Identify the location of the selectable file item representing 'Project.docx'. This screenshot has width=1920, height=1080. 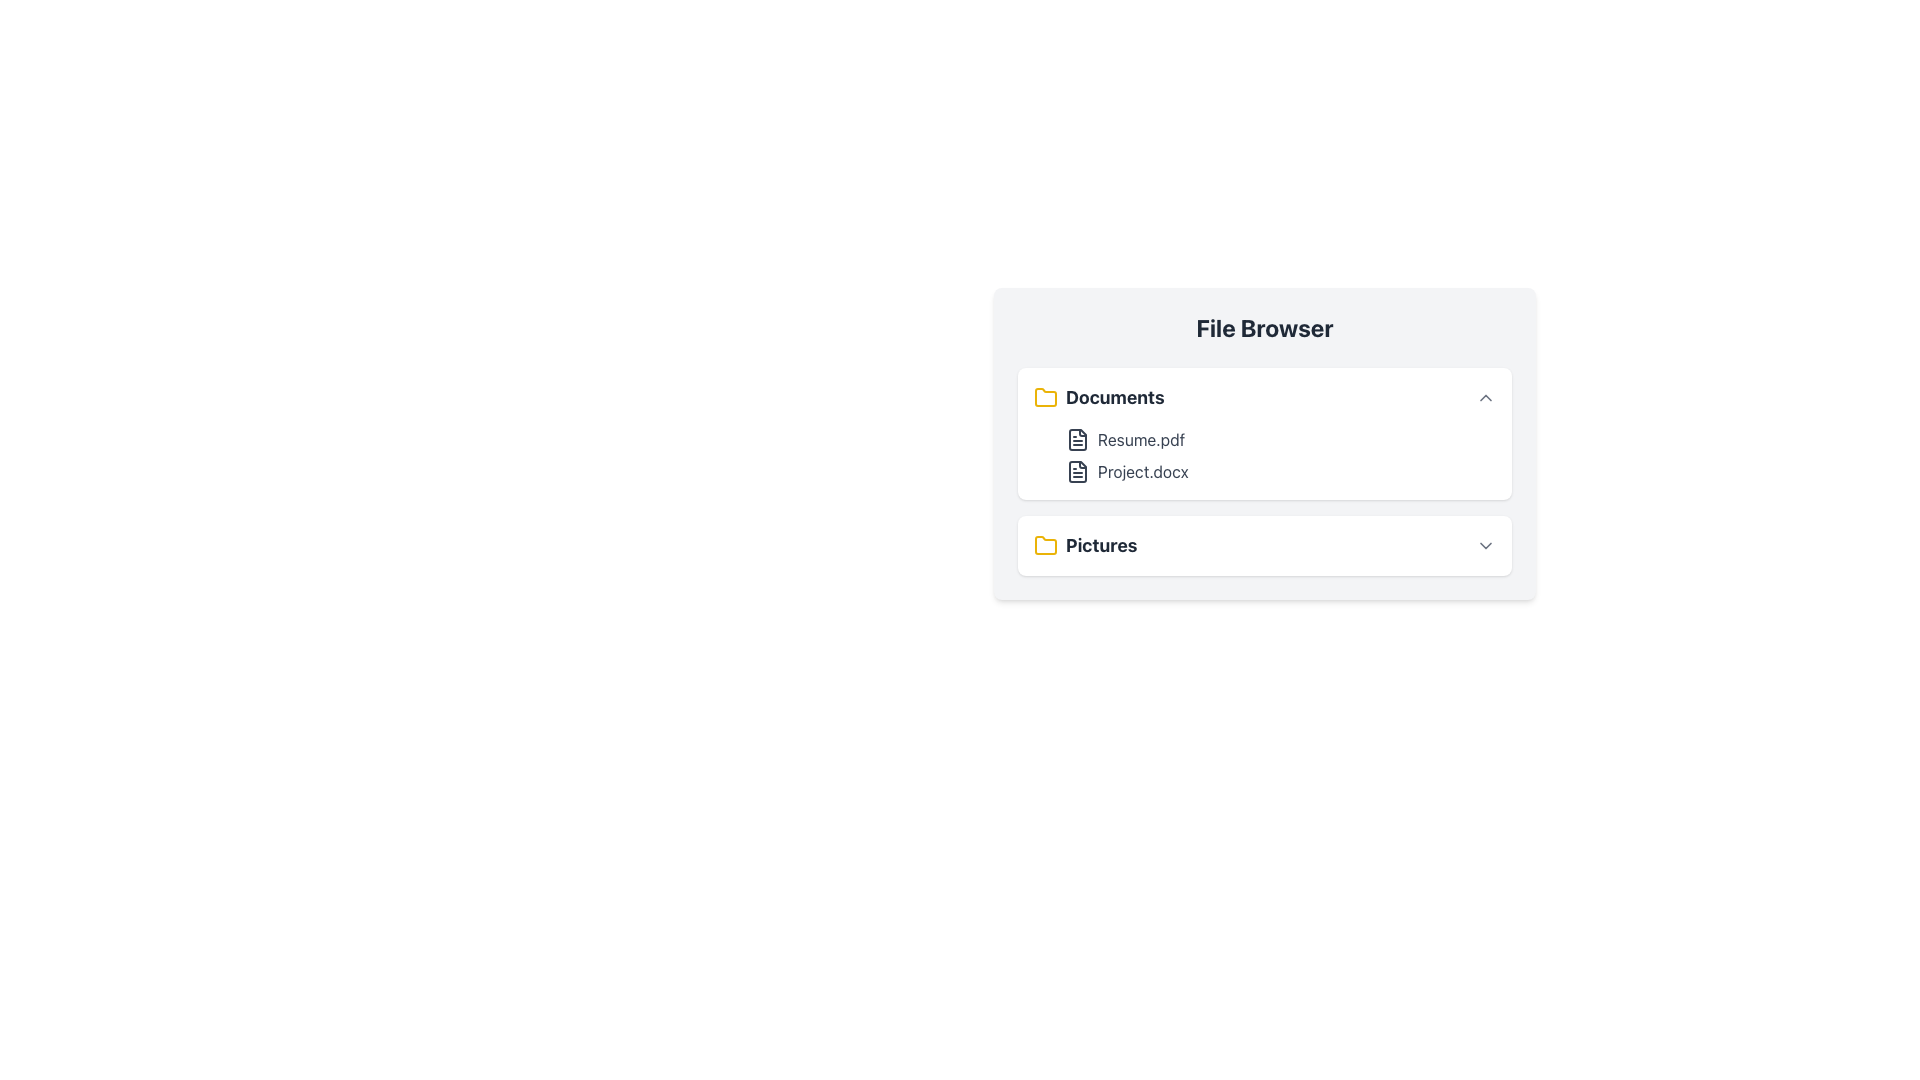
(1281, 471).